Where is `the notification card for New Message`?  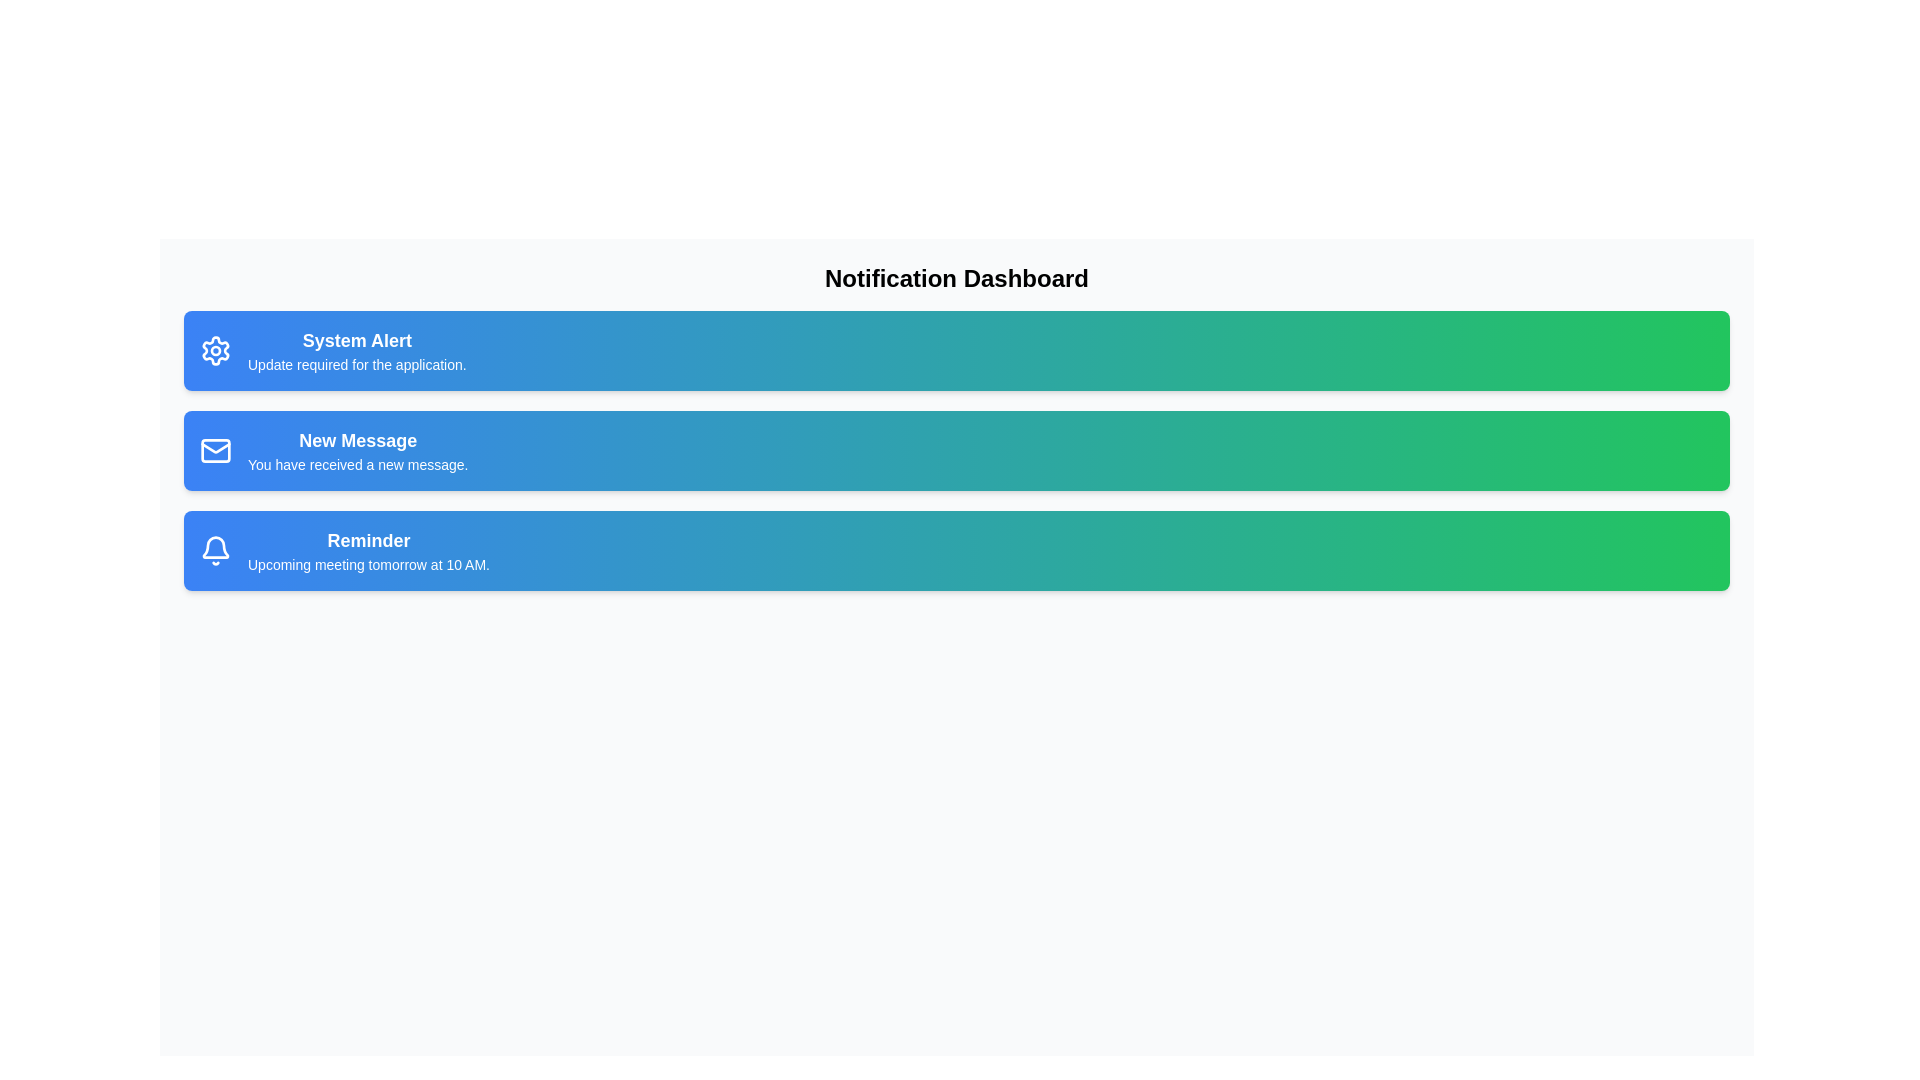
the notification card for New Message is located at coordinates (955, 451).